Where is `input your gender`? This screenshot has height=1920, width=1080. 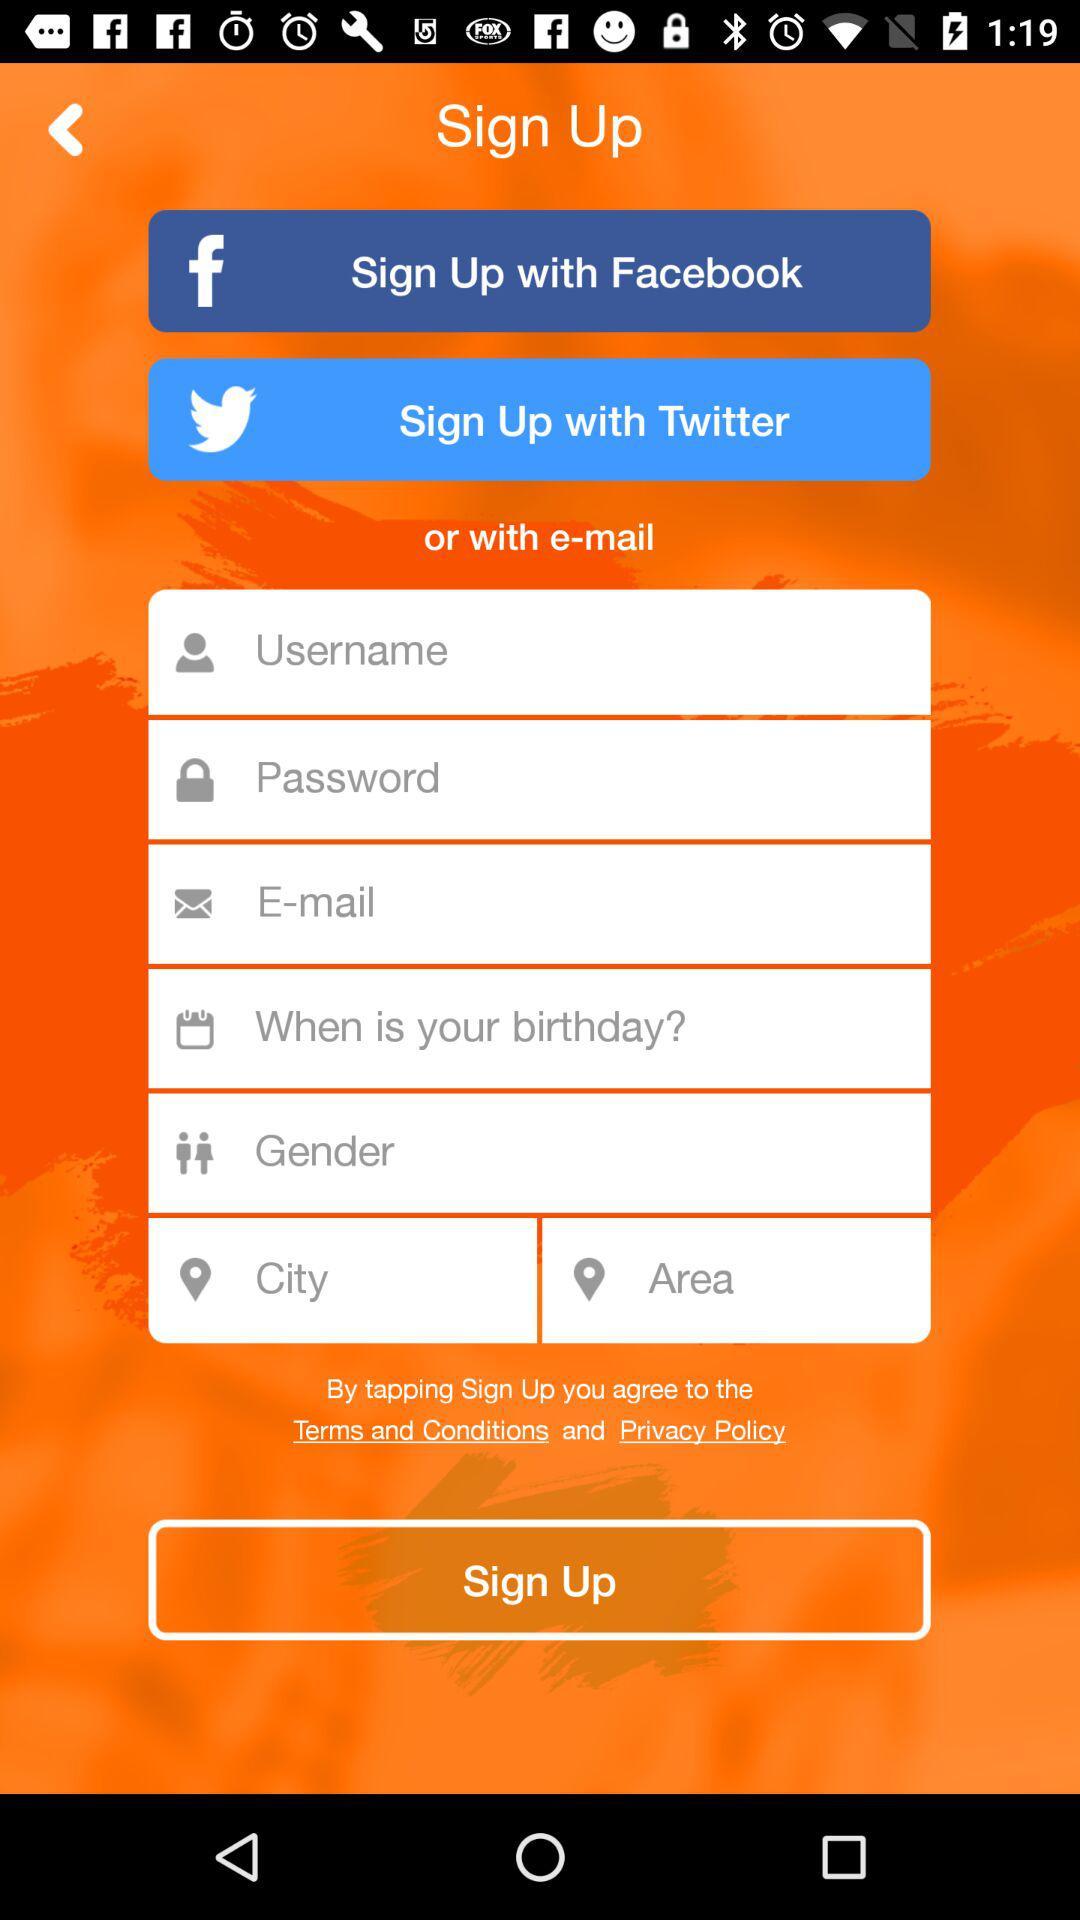 input your gender is located at coordinates (550, 1153).